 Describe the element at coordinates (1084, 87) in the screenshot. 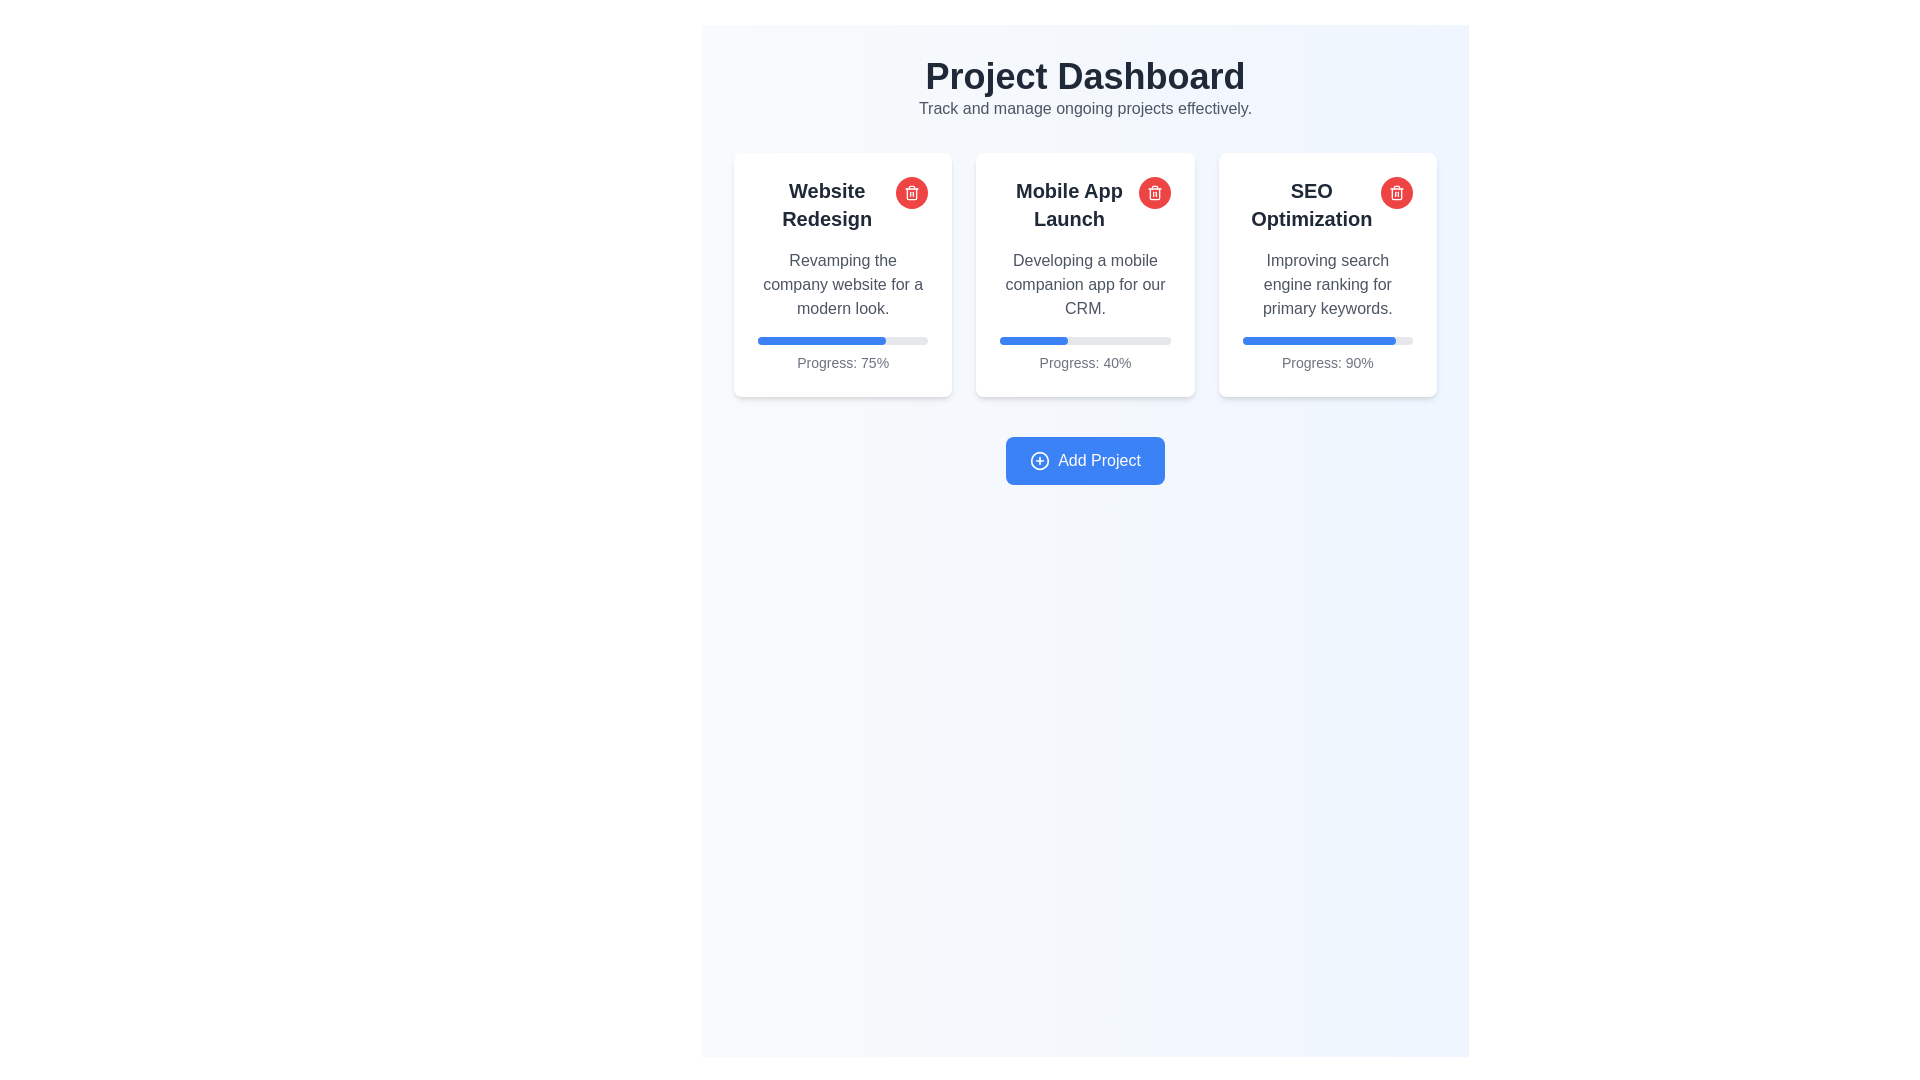

I see `the title text block at the top of the interface that displays the page's purpose for managing ongoing projects` at that location.